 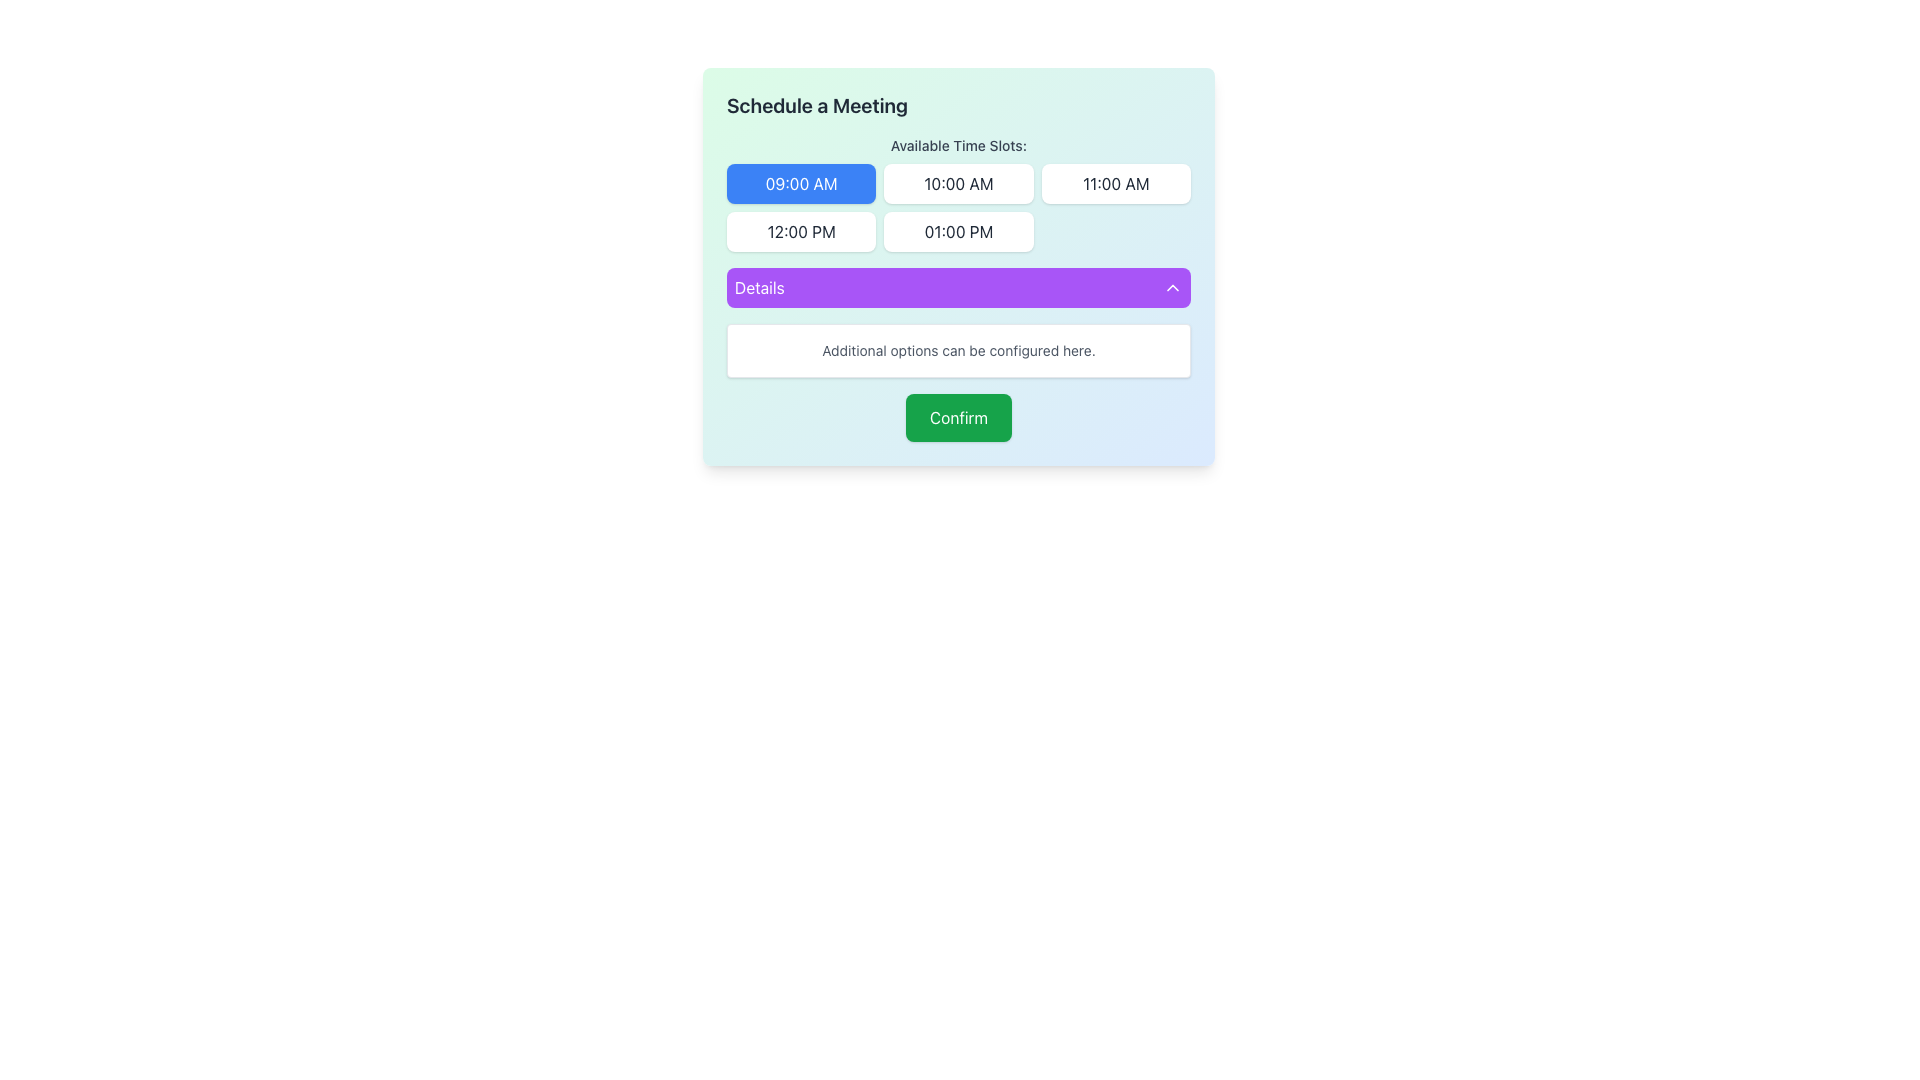 I want to click on the '01:00 PM' button in the time slot selection panel, so click(x=958, y=230).